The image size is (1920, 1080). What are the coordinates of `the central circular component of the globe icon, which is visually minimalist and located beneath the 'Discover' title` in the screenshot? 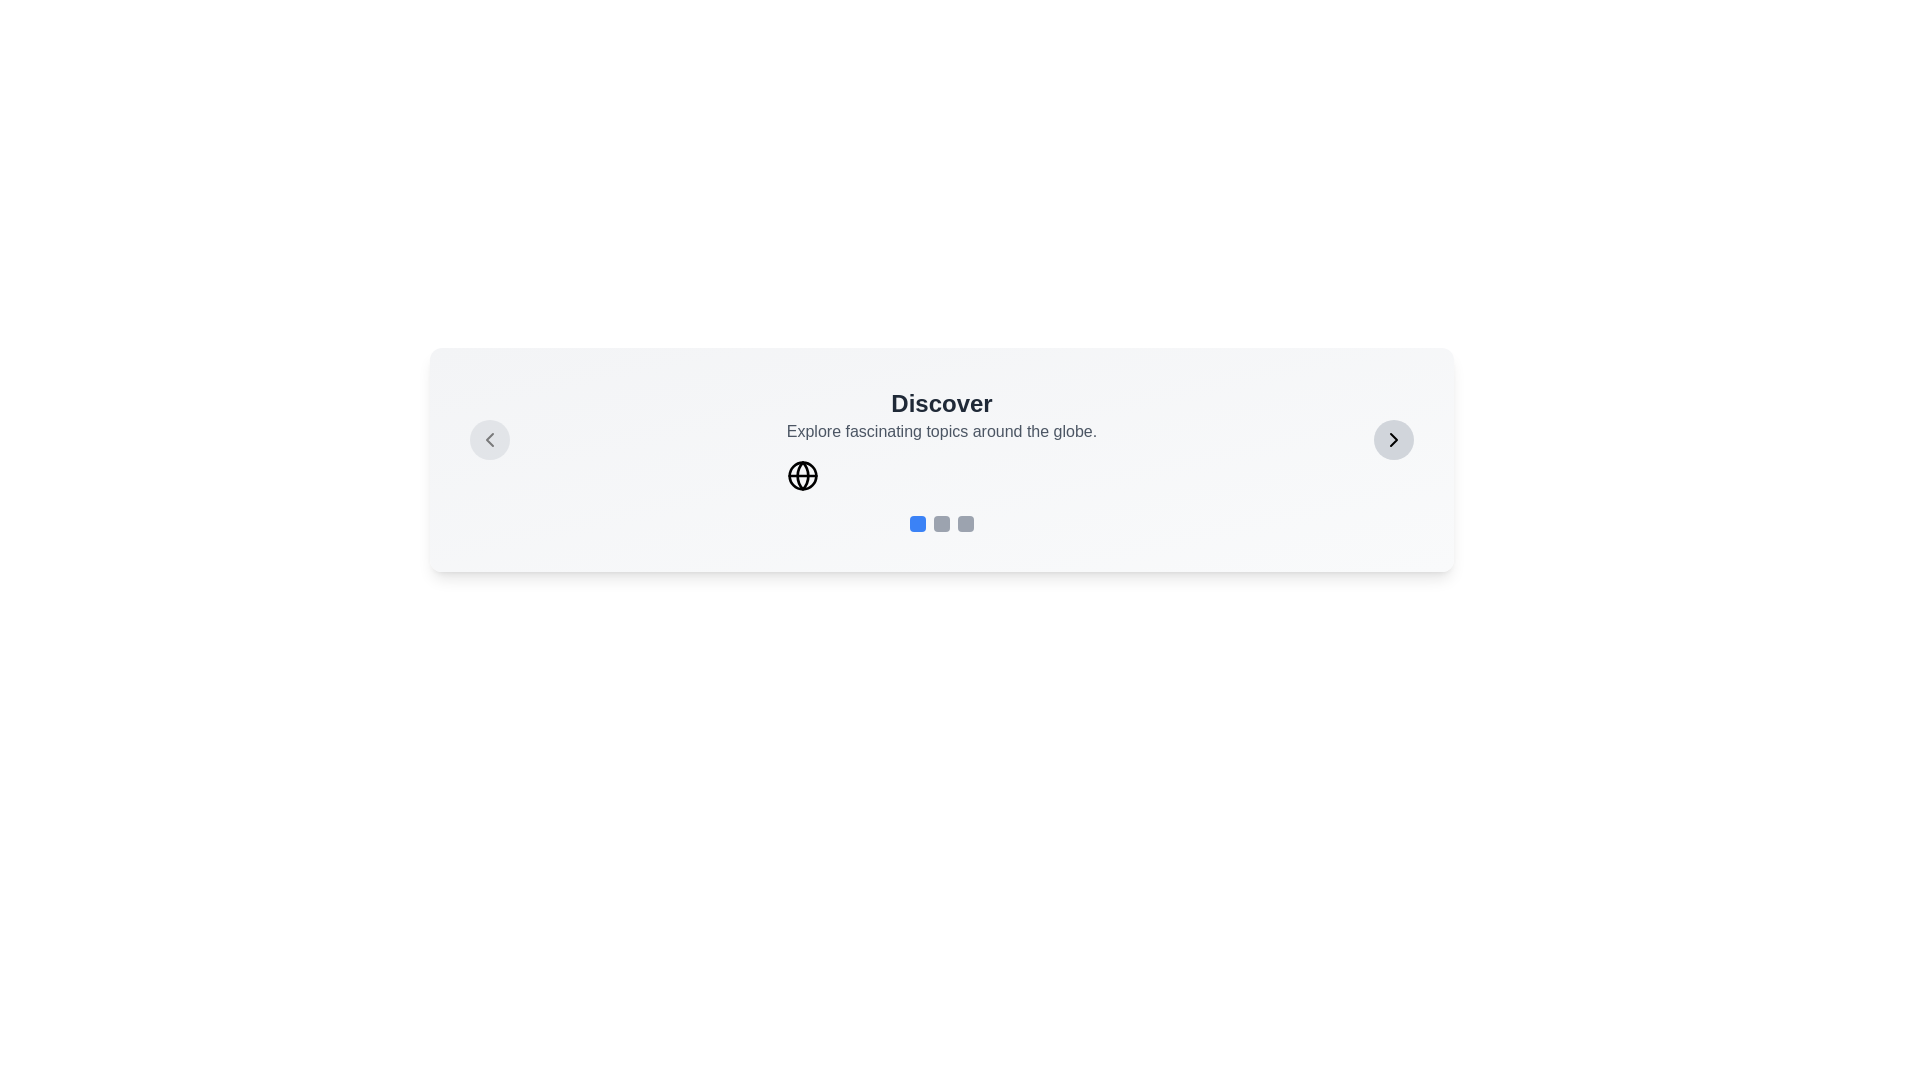 It's located at (802, 475).